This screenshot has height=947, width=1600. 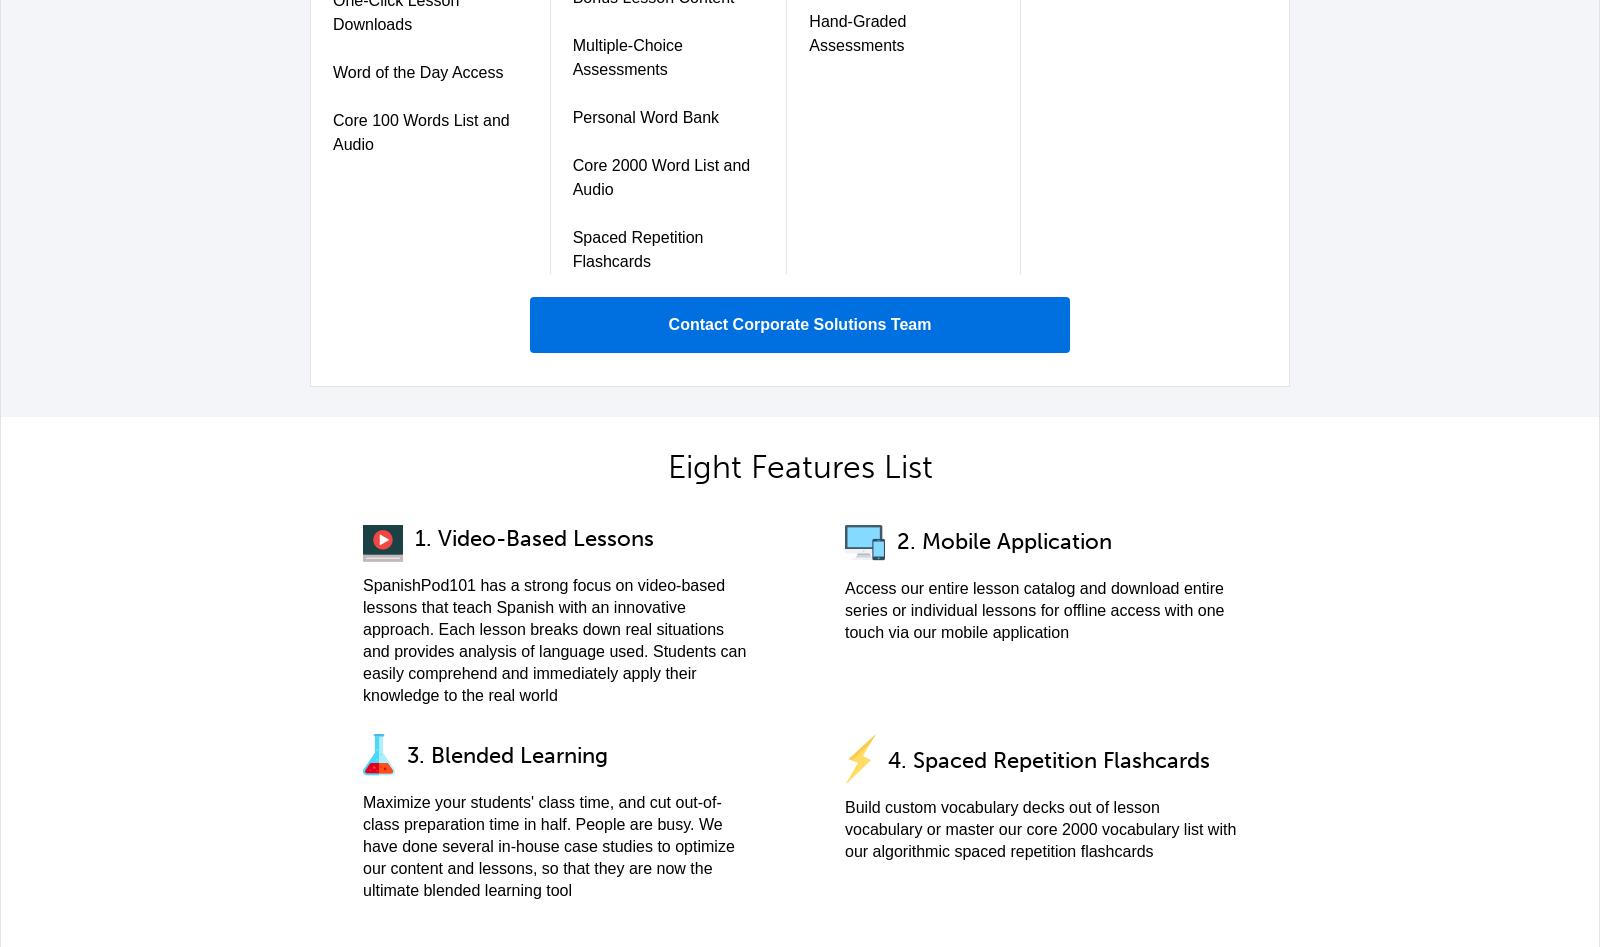 What do you see at coordinates (799, 323) in the screenshot?
I see `'Contact Corporate Solutions Team'` at bounding box center [799, 323].